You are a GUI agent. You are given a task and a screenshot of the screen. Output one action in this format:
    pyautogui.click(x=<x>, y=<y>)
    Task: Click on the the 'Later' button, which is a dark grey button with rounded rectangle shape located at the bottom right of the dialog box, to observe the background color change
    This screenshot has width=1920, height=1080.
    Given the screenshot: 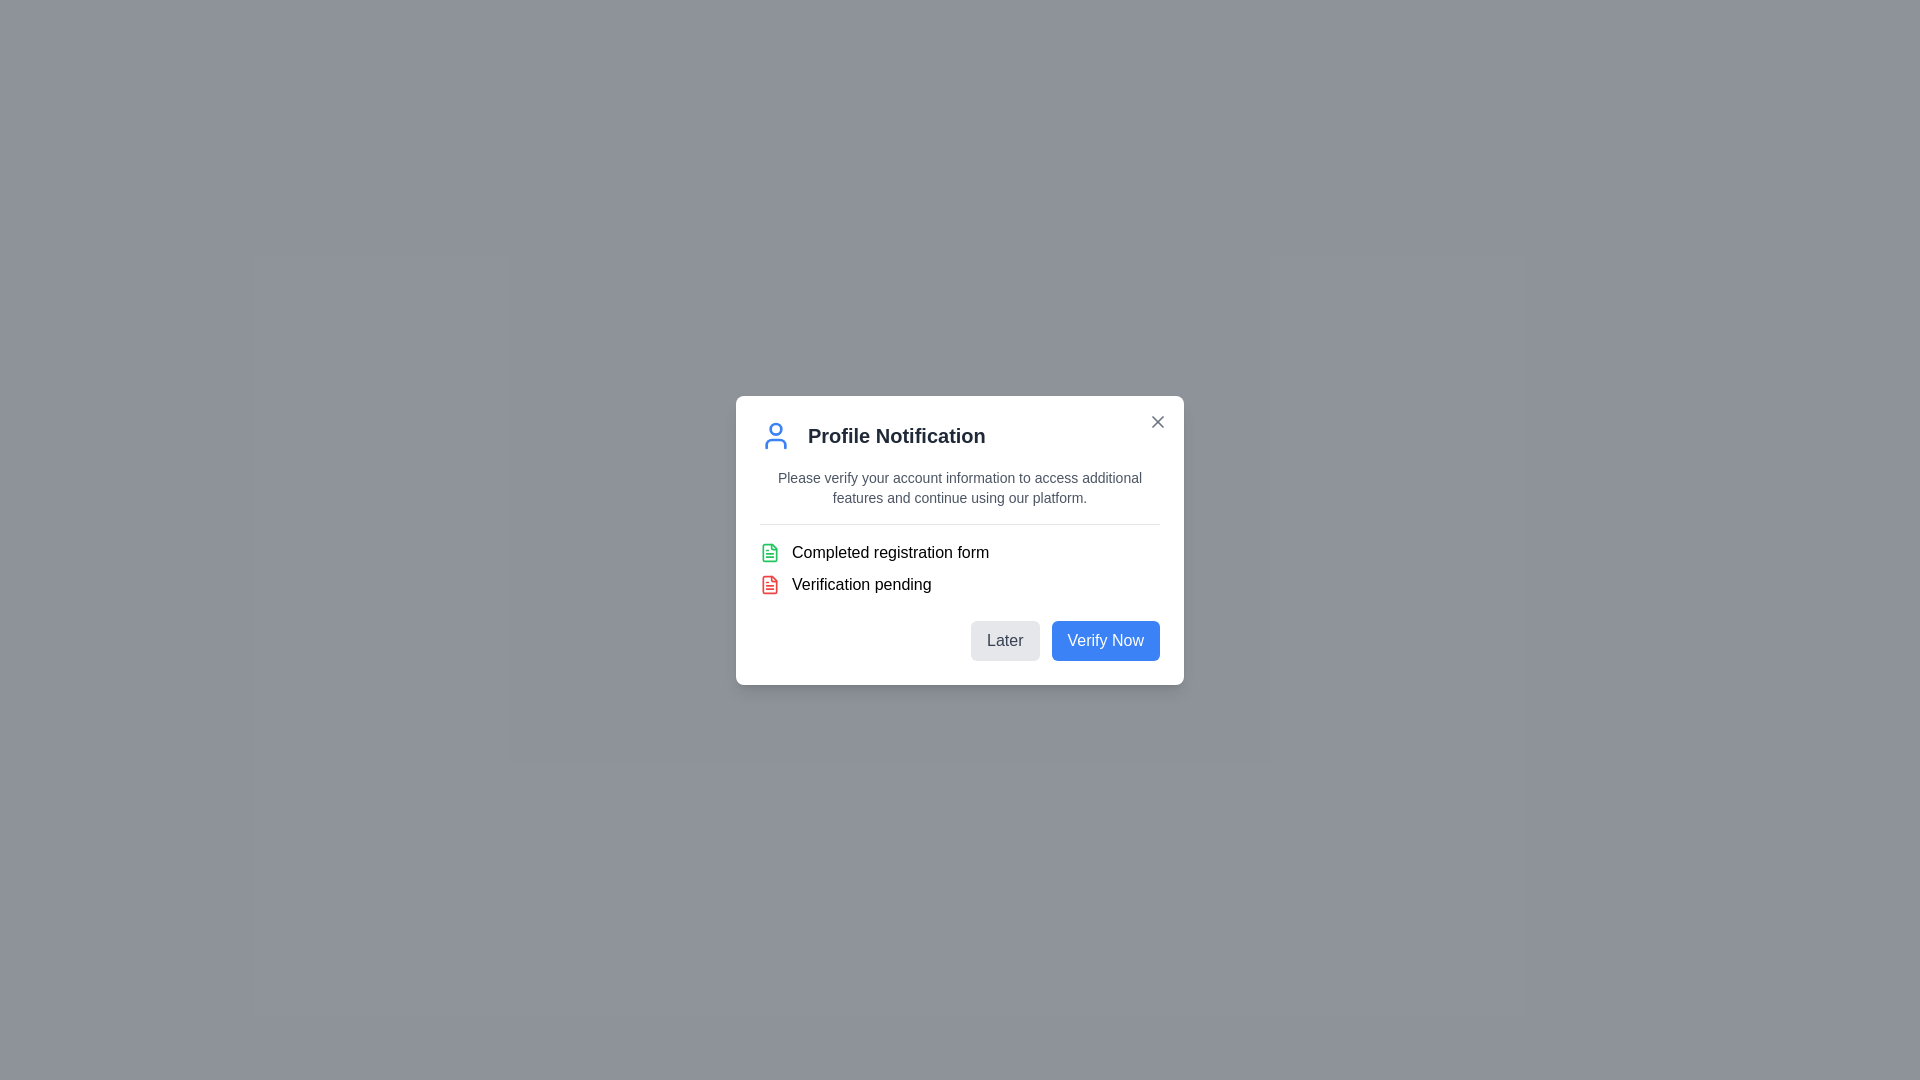 What is the action you would take?
    pyautogui.click(x=1005, y=640)
    